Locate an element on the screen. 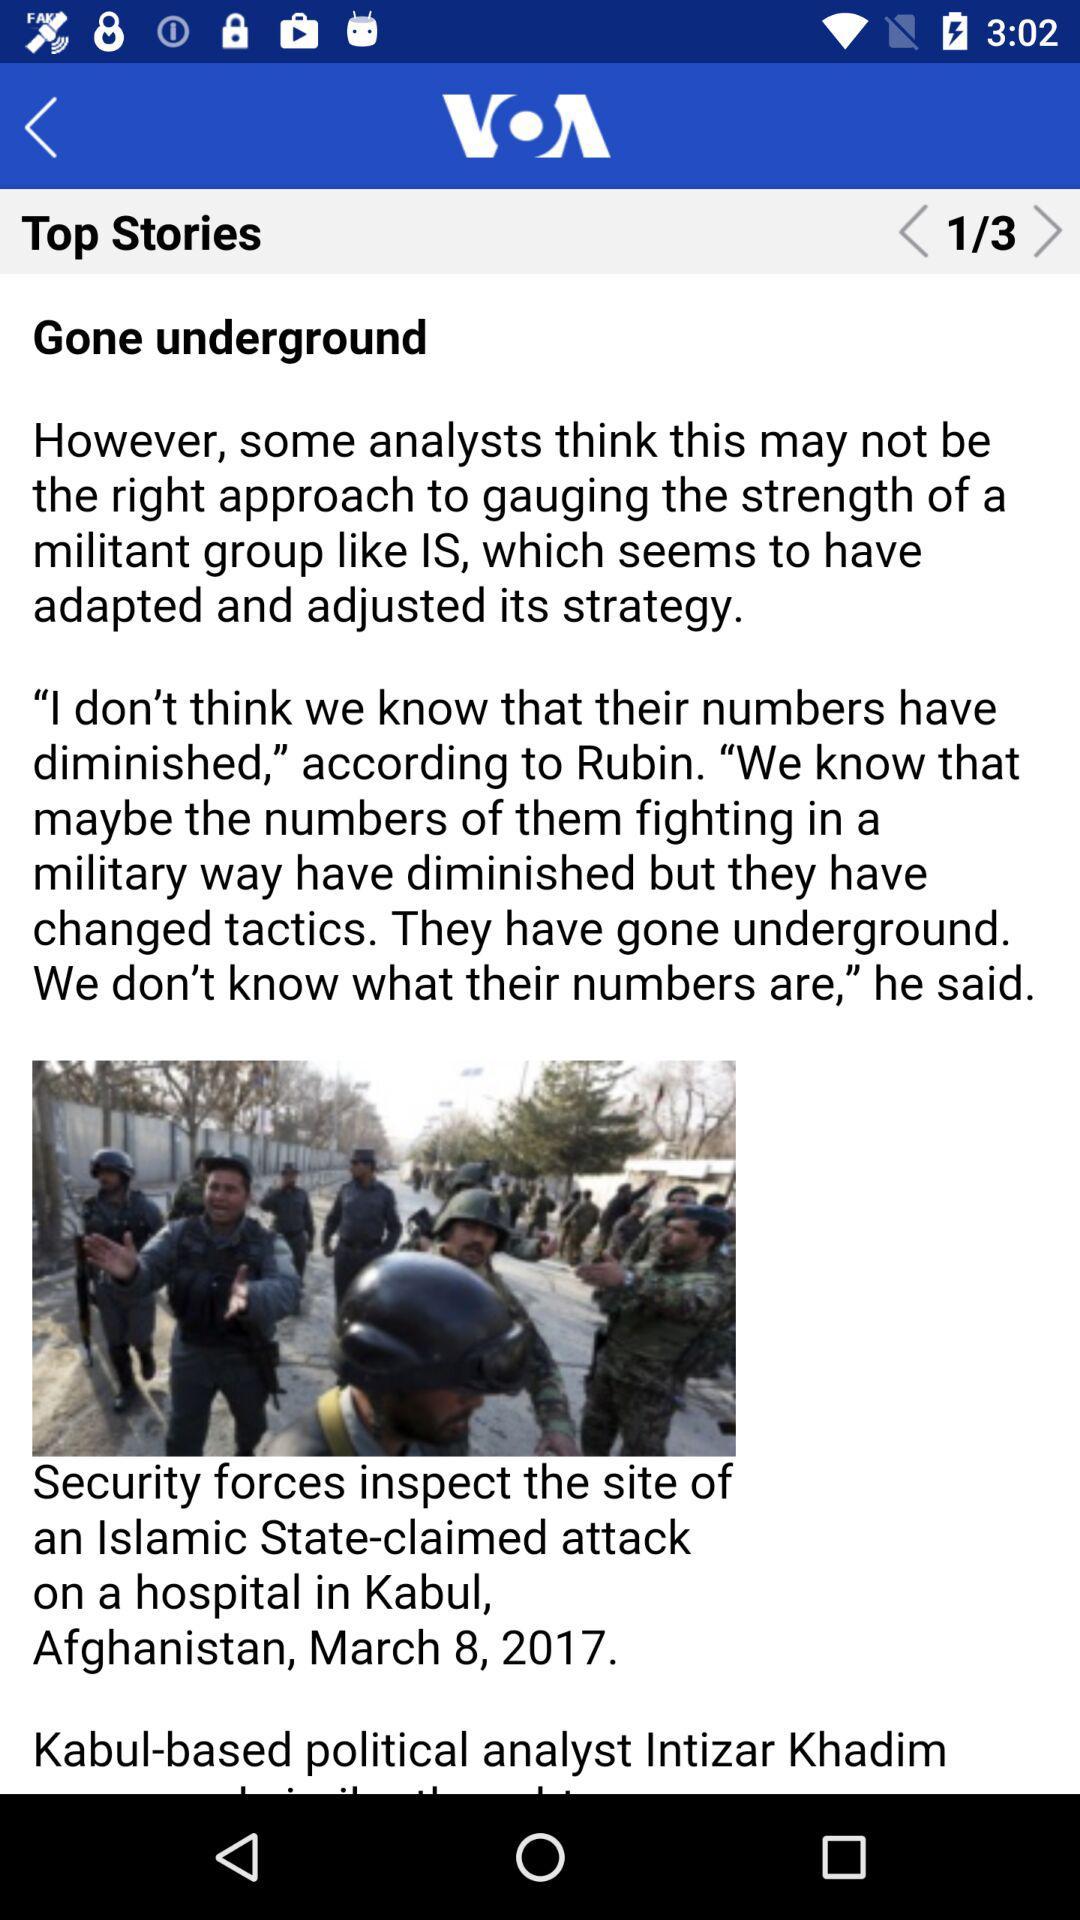 The width and height of the screenshot is (1080, 1920). advertisement page is located at coordinates (540, 1033).